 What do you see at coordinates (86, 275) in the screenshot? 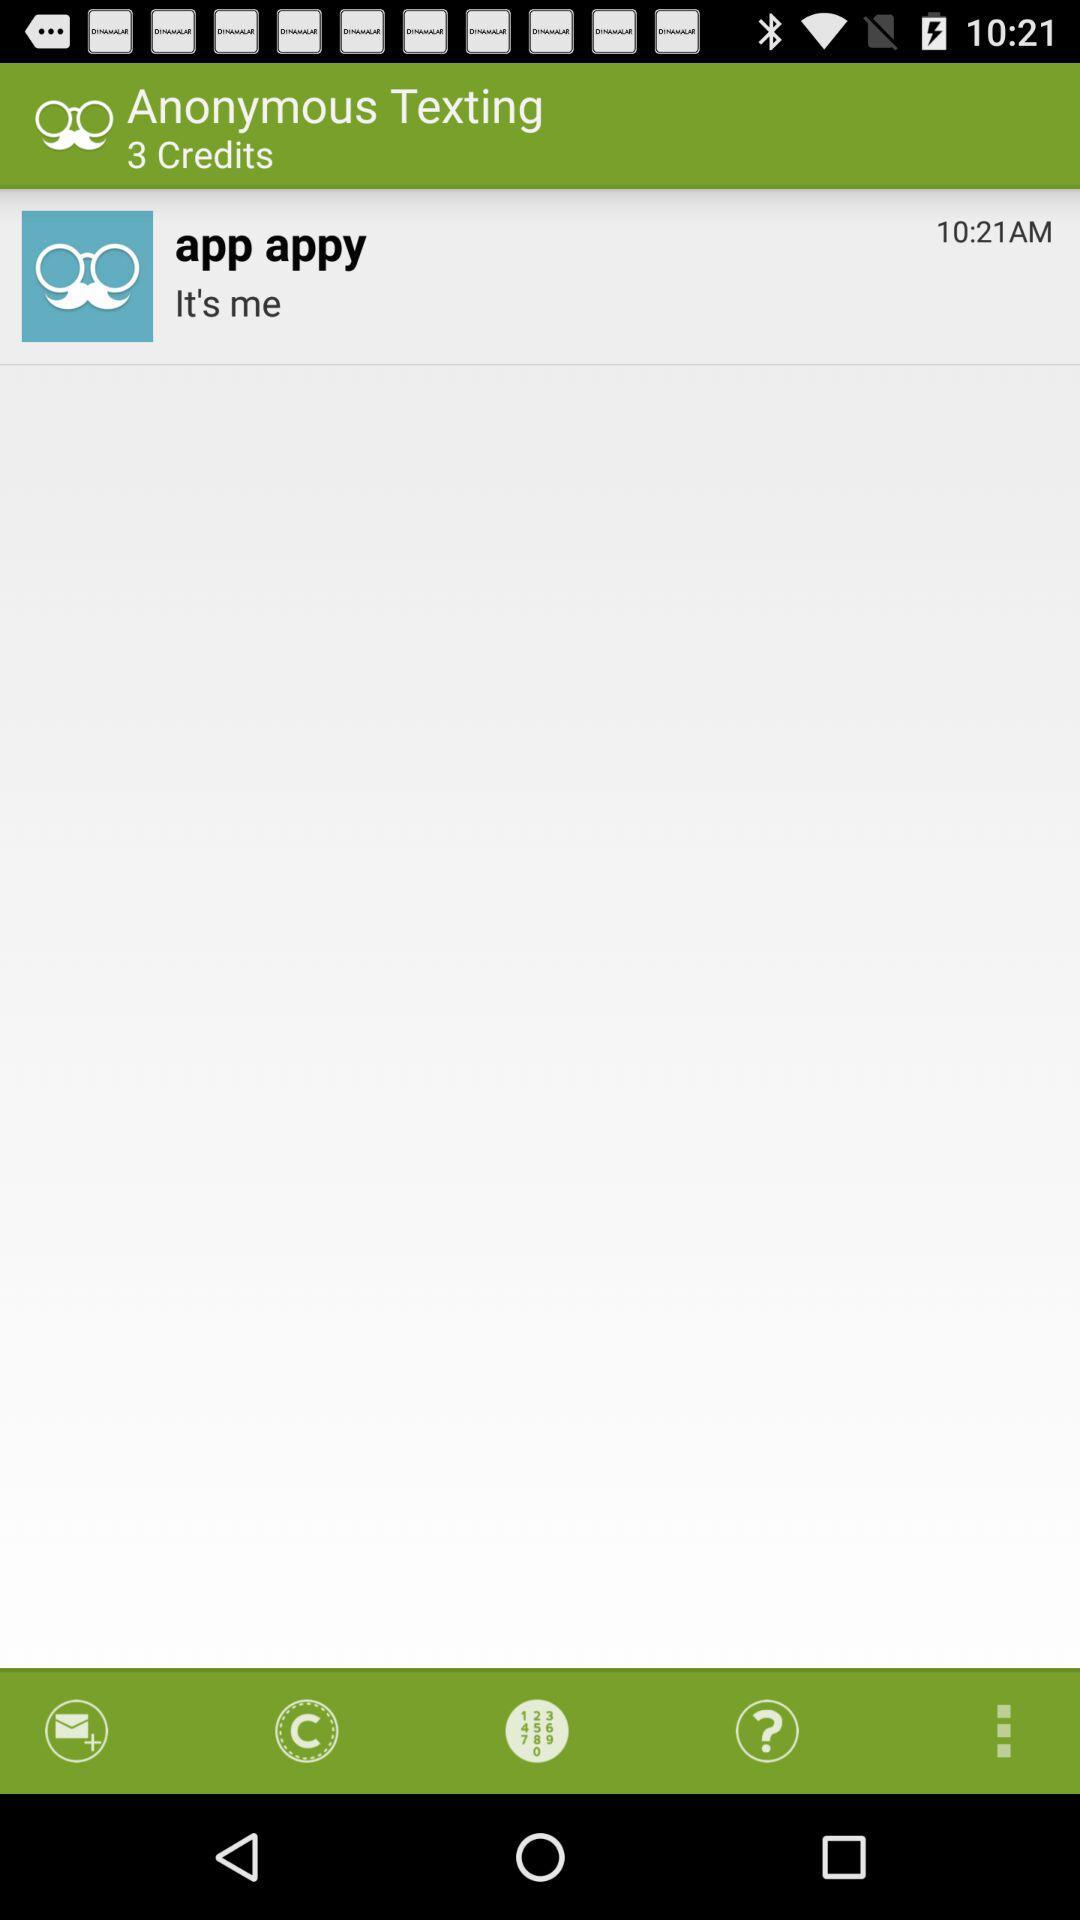
I see `app to the left of the app appy` at bounding box center [86, 275].